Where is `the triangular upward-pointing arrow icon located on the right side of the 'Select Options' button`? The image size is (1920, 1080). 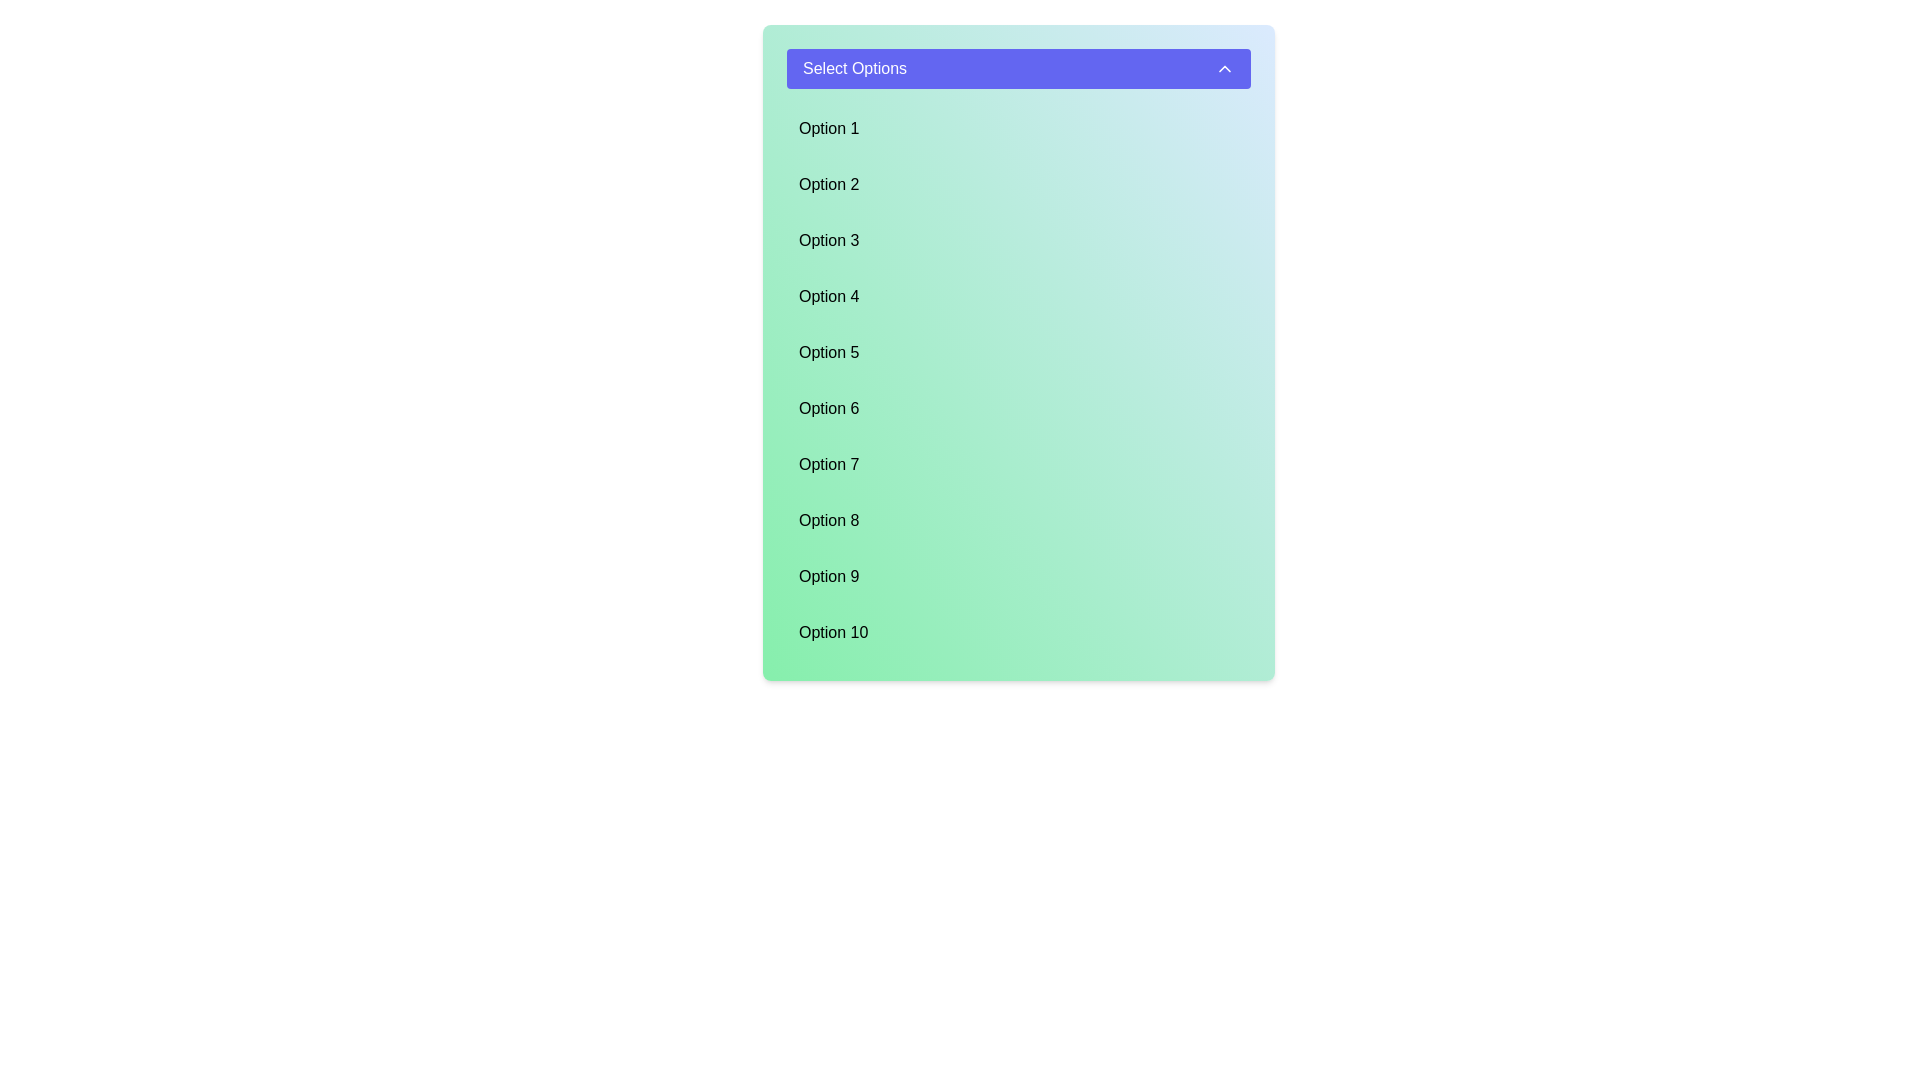
the triangular upward-pointing arrow icon located on the right side of the 'Select Options' button is located at coordinates (1223, 68).